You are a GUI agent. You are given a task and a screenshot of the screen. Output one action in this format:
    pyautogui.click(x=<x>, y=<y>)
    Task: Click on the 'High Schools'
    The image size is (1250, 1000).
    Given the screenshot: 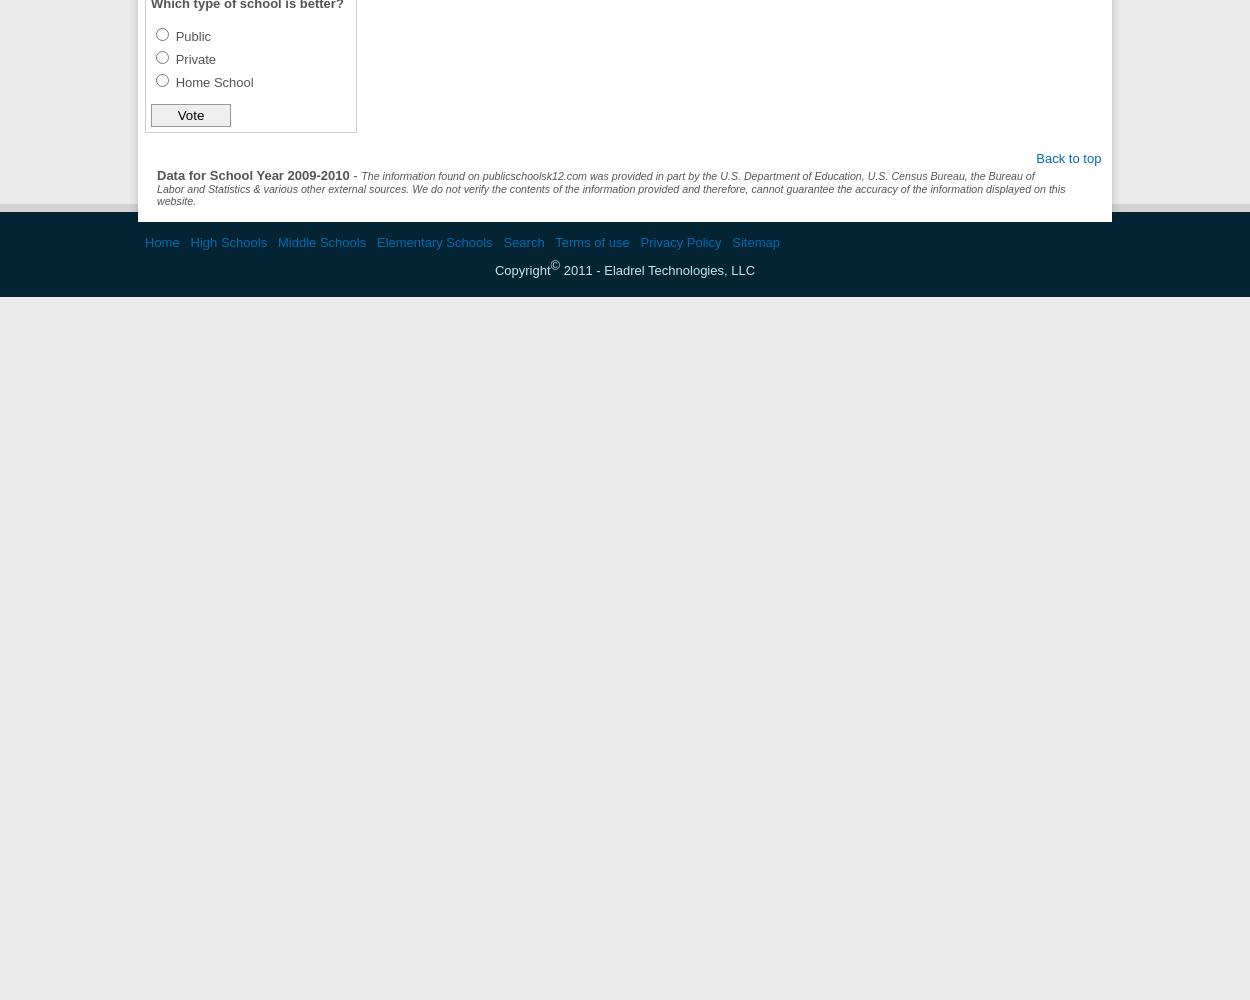 What is the action you would take?
    pyautogui.click(x=227, y=241)
    